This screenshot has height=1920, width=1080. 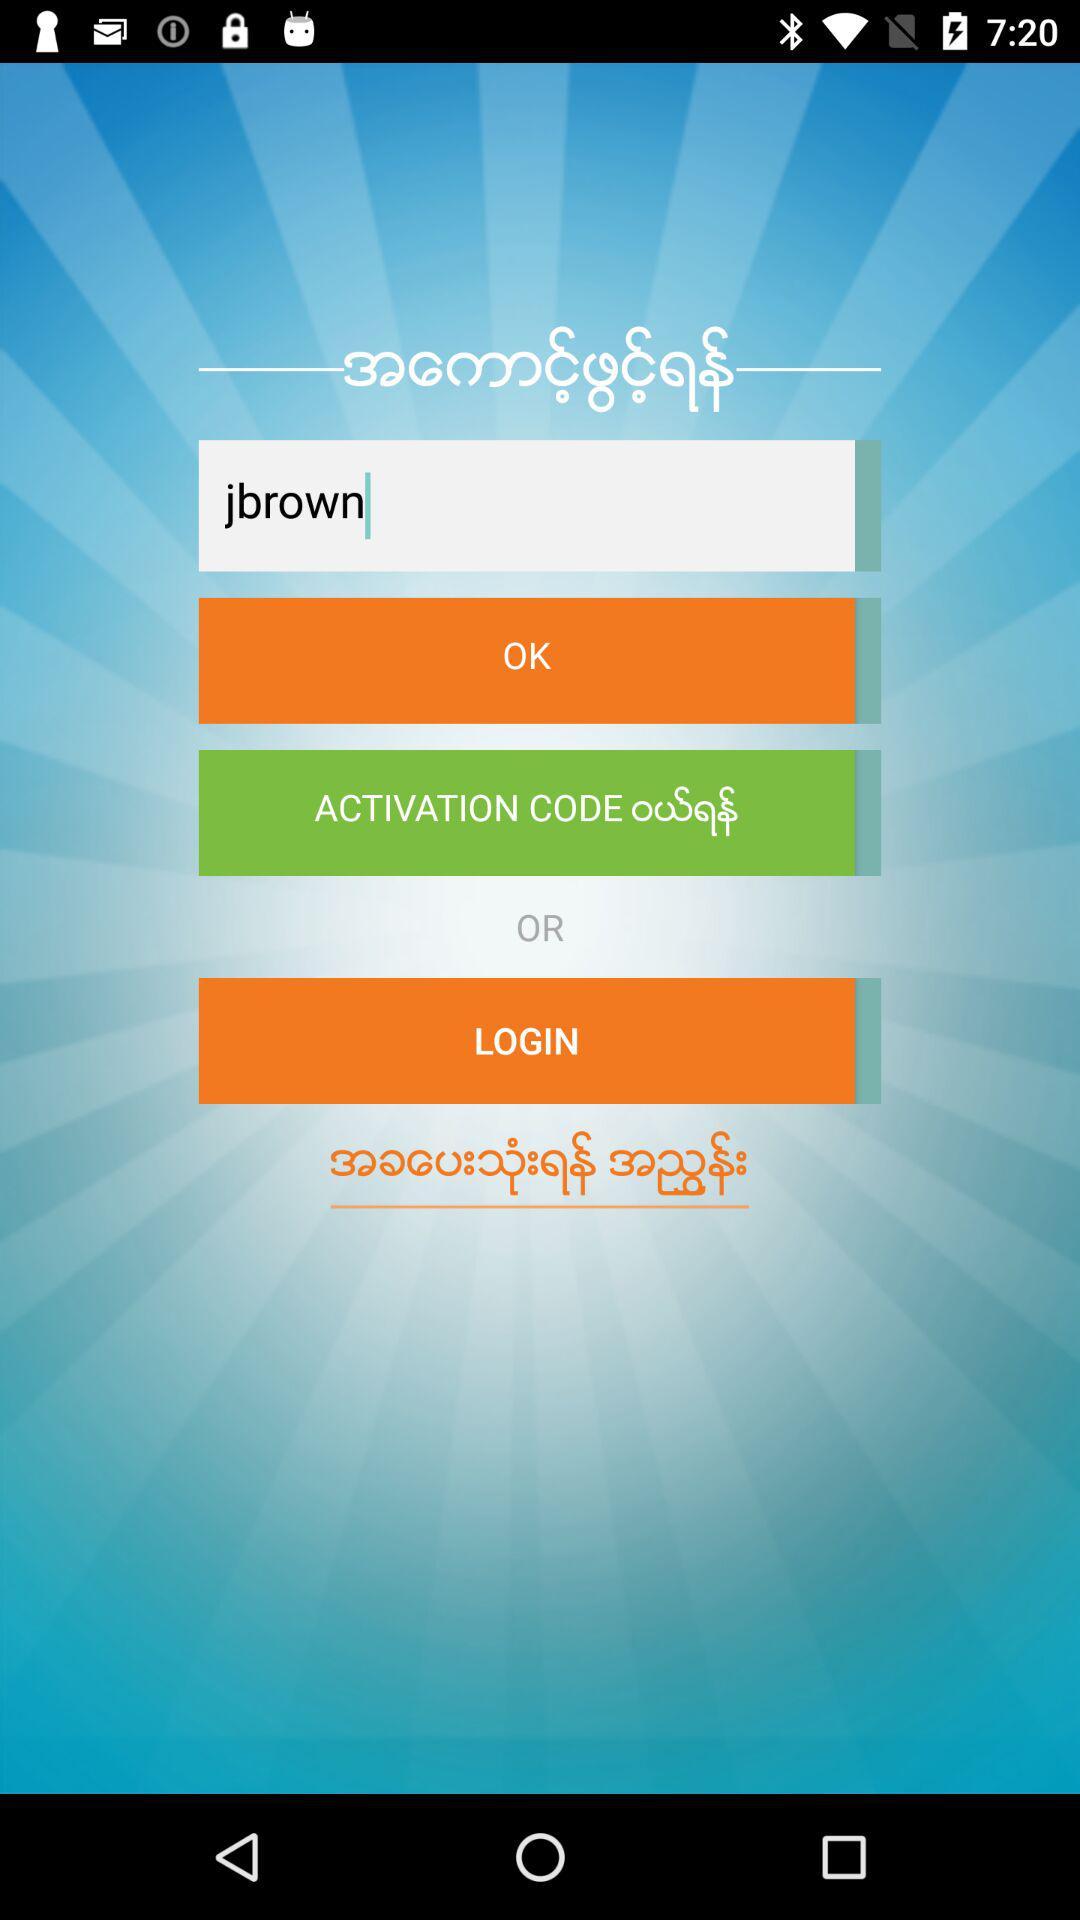 What do you see at coordinates (525, 812) in the screenshot?
I see `the icon above the or icon` at bounding box center [525, 812].